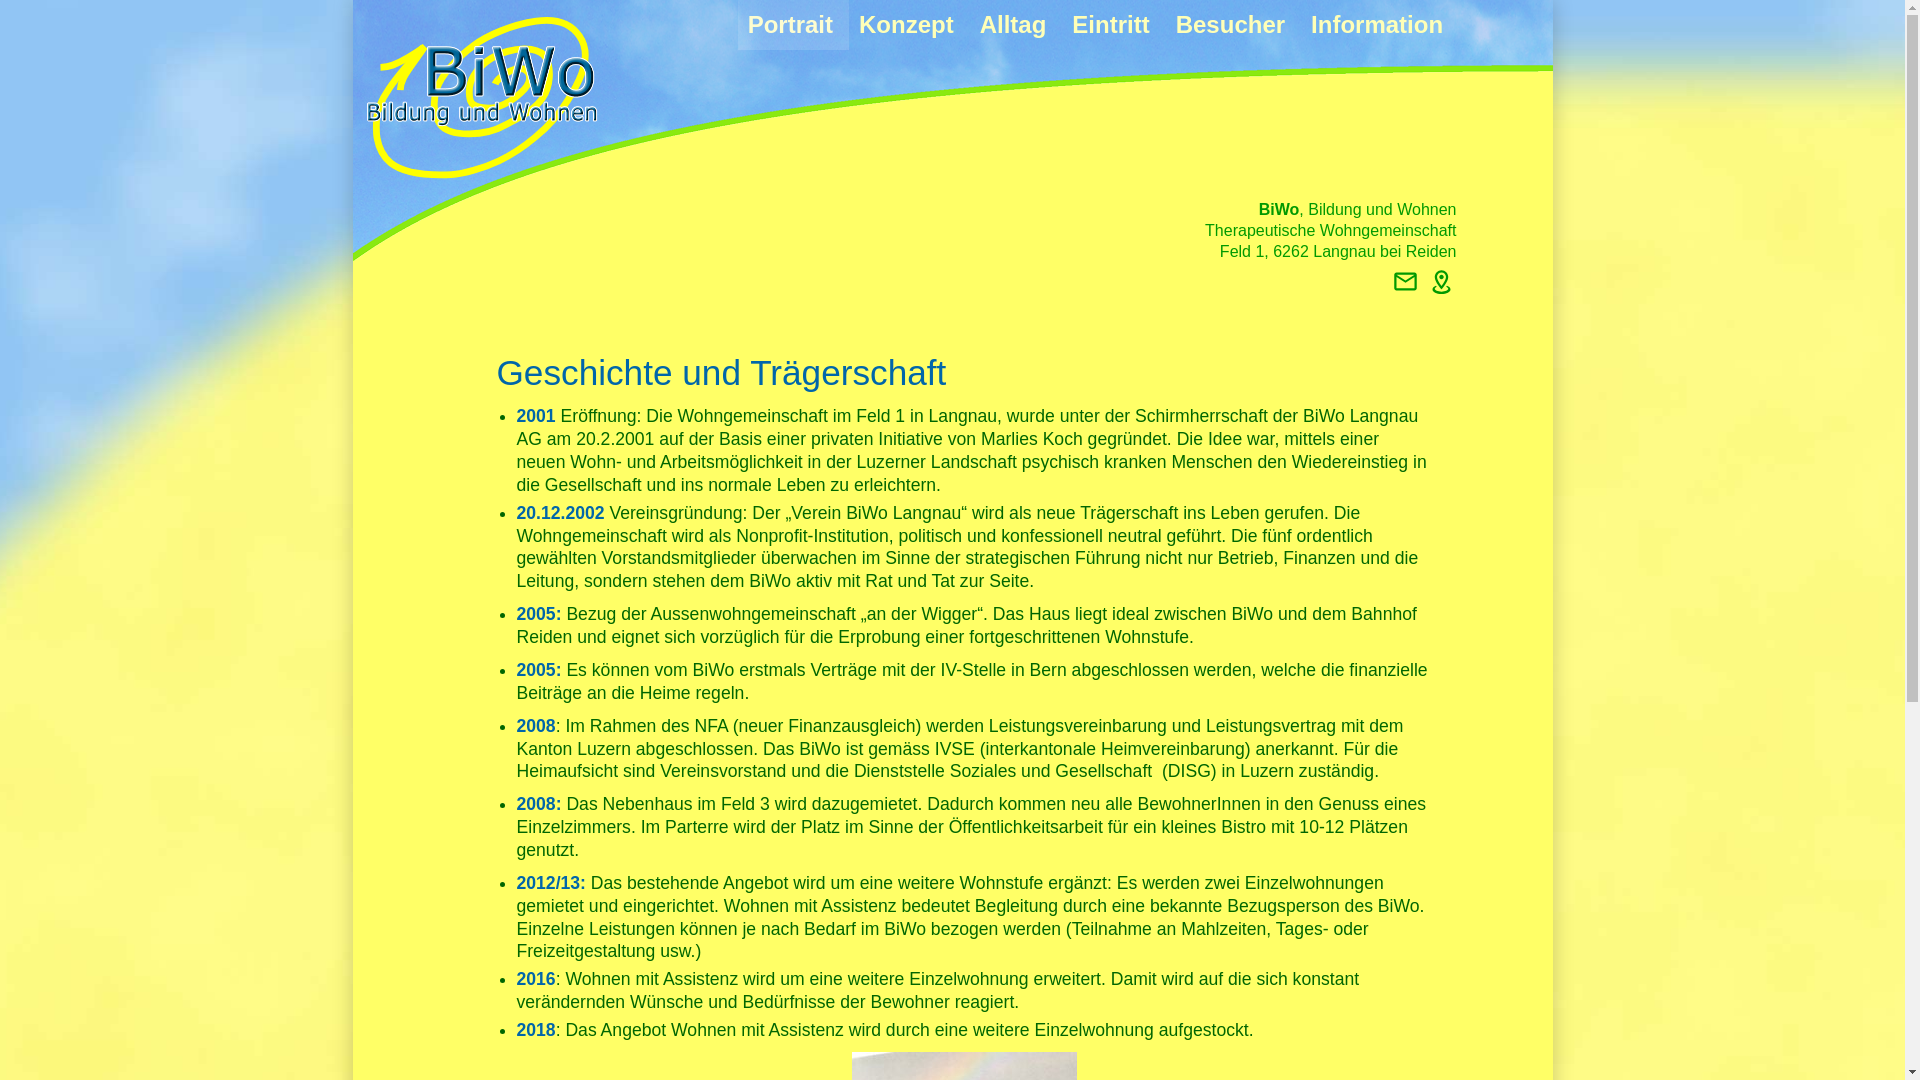  I want to click on 'Besucher', so click(1232, 24).